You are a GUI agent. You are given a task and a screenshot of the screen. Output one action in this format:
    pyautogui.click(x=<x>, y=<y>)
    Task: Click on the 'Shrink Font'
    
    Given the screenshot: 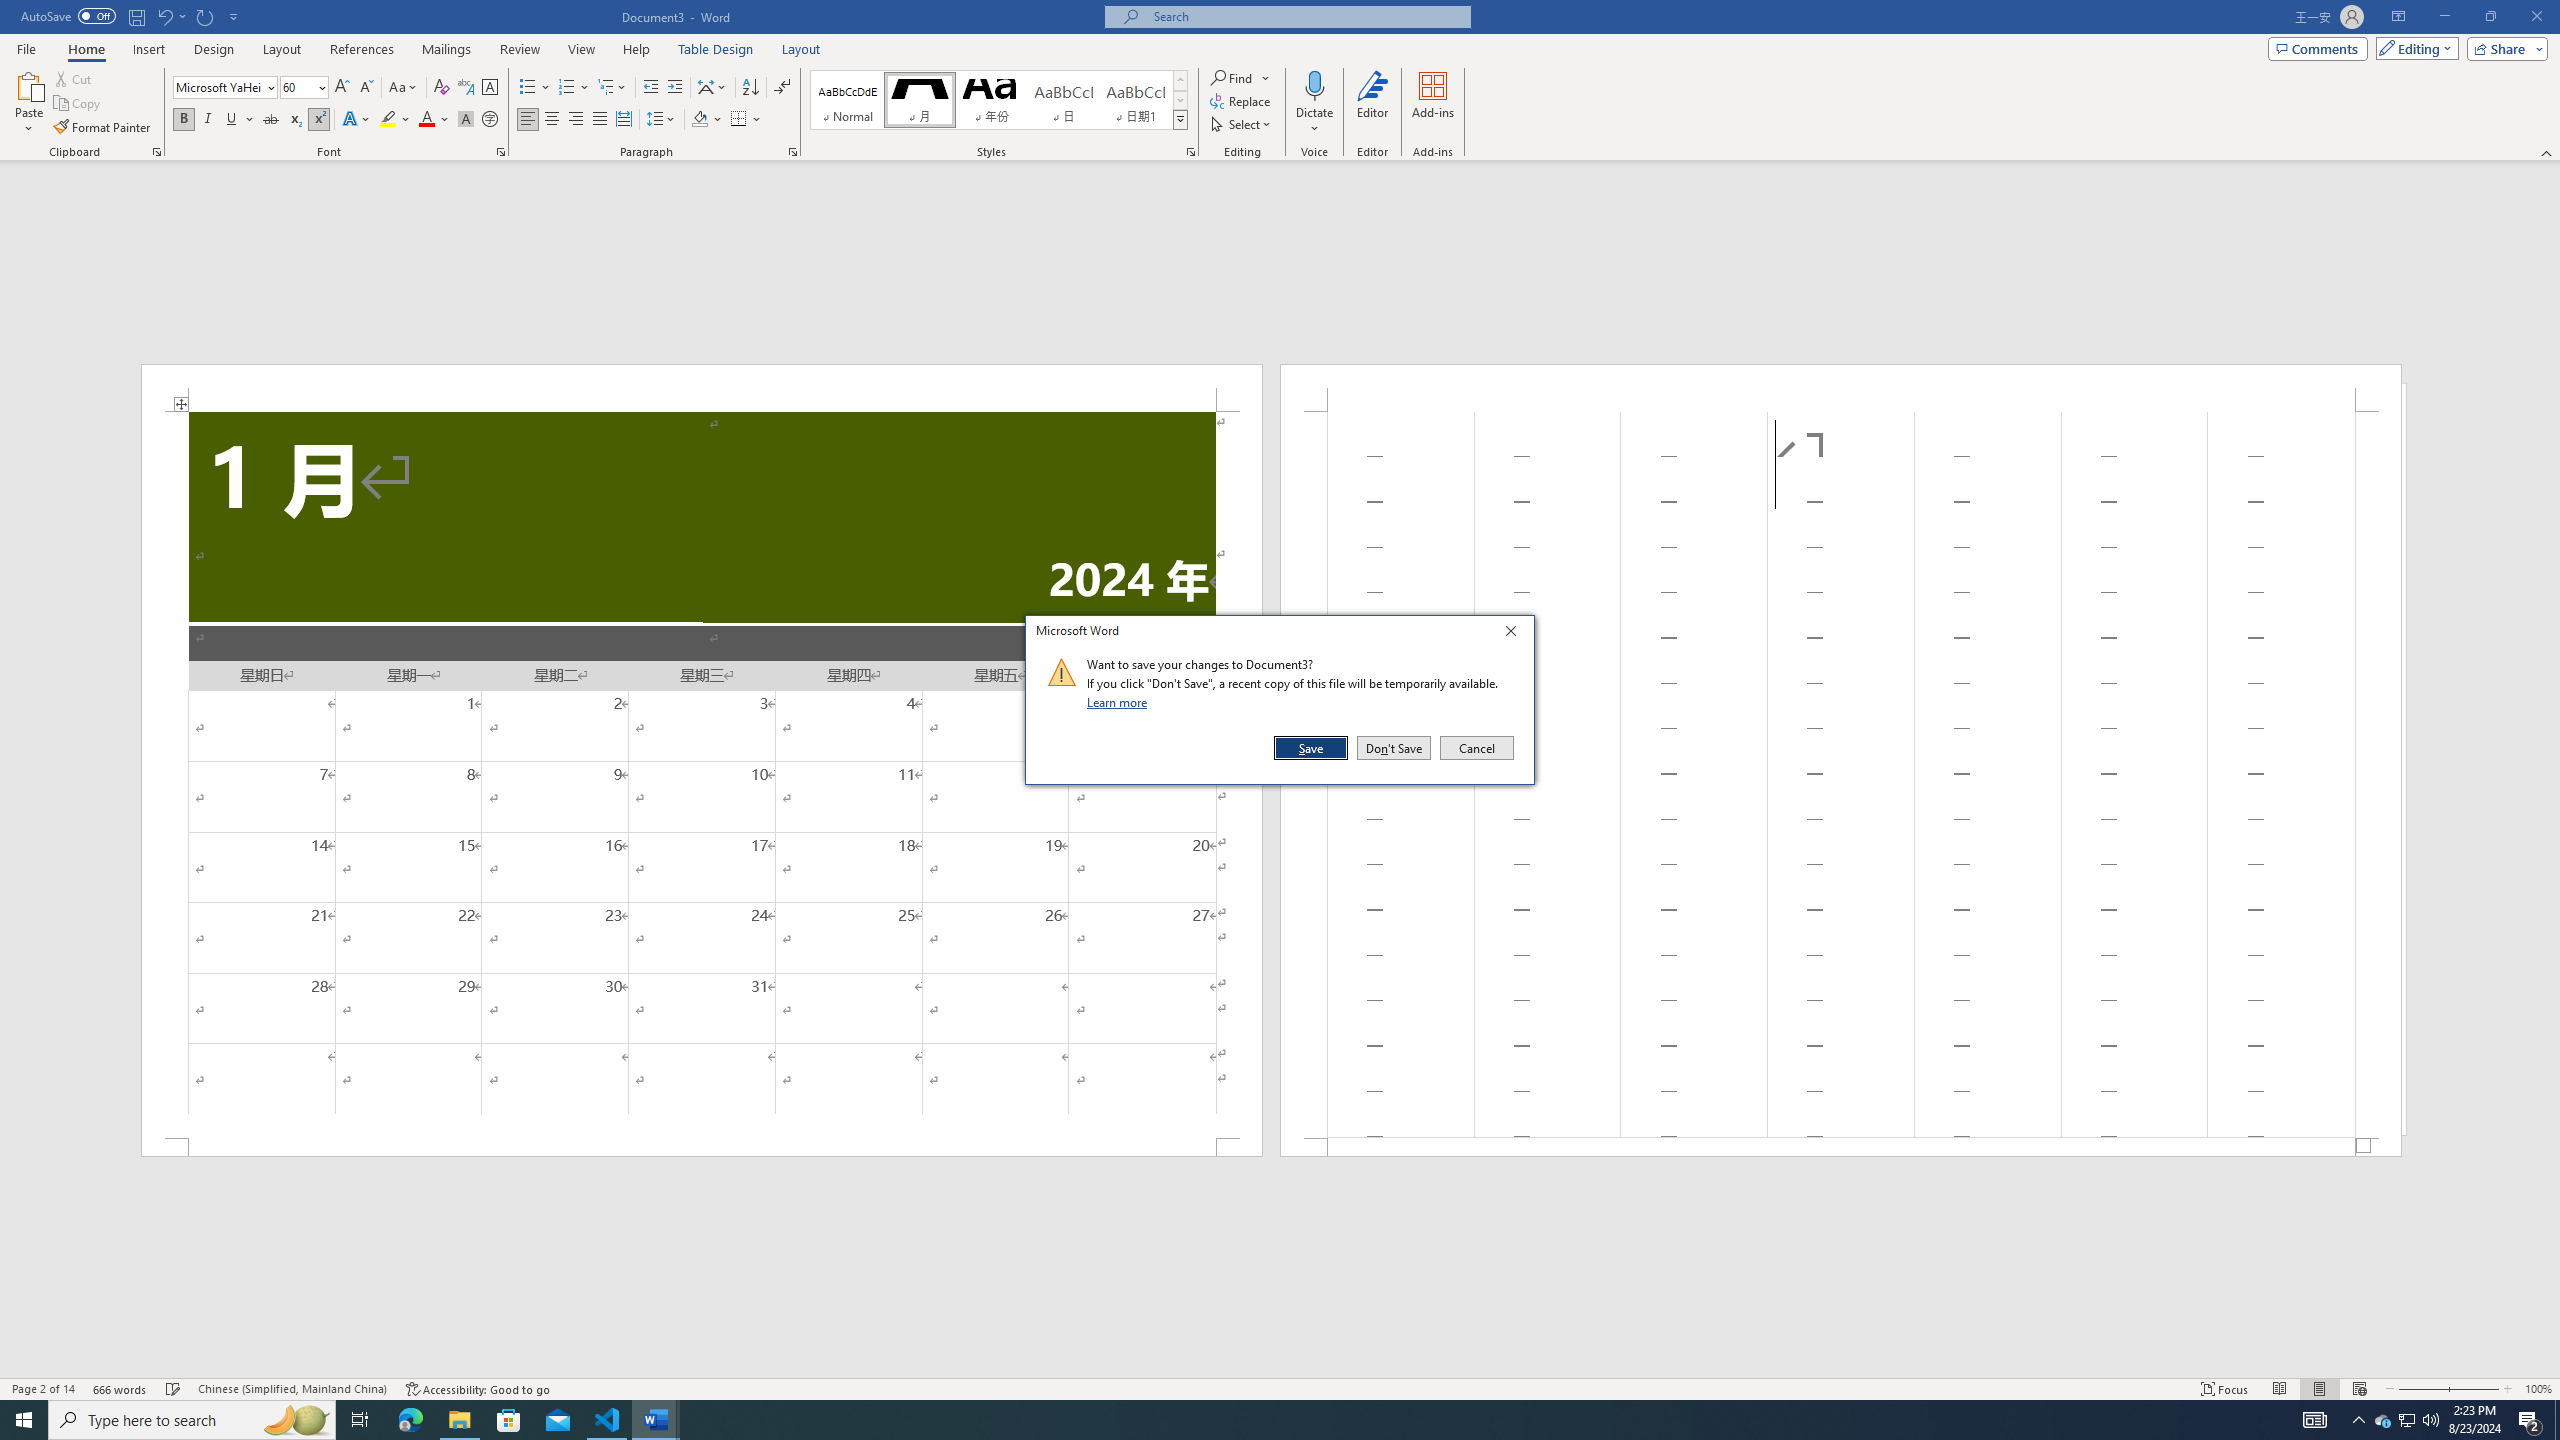 What is the action you would take?
    pyautogui.click(x=366, y=87)
    